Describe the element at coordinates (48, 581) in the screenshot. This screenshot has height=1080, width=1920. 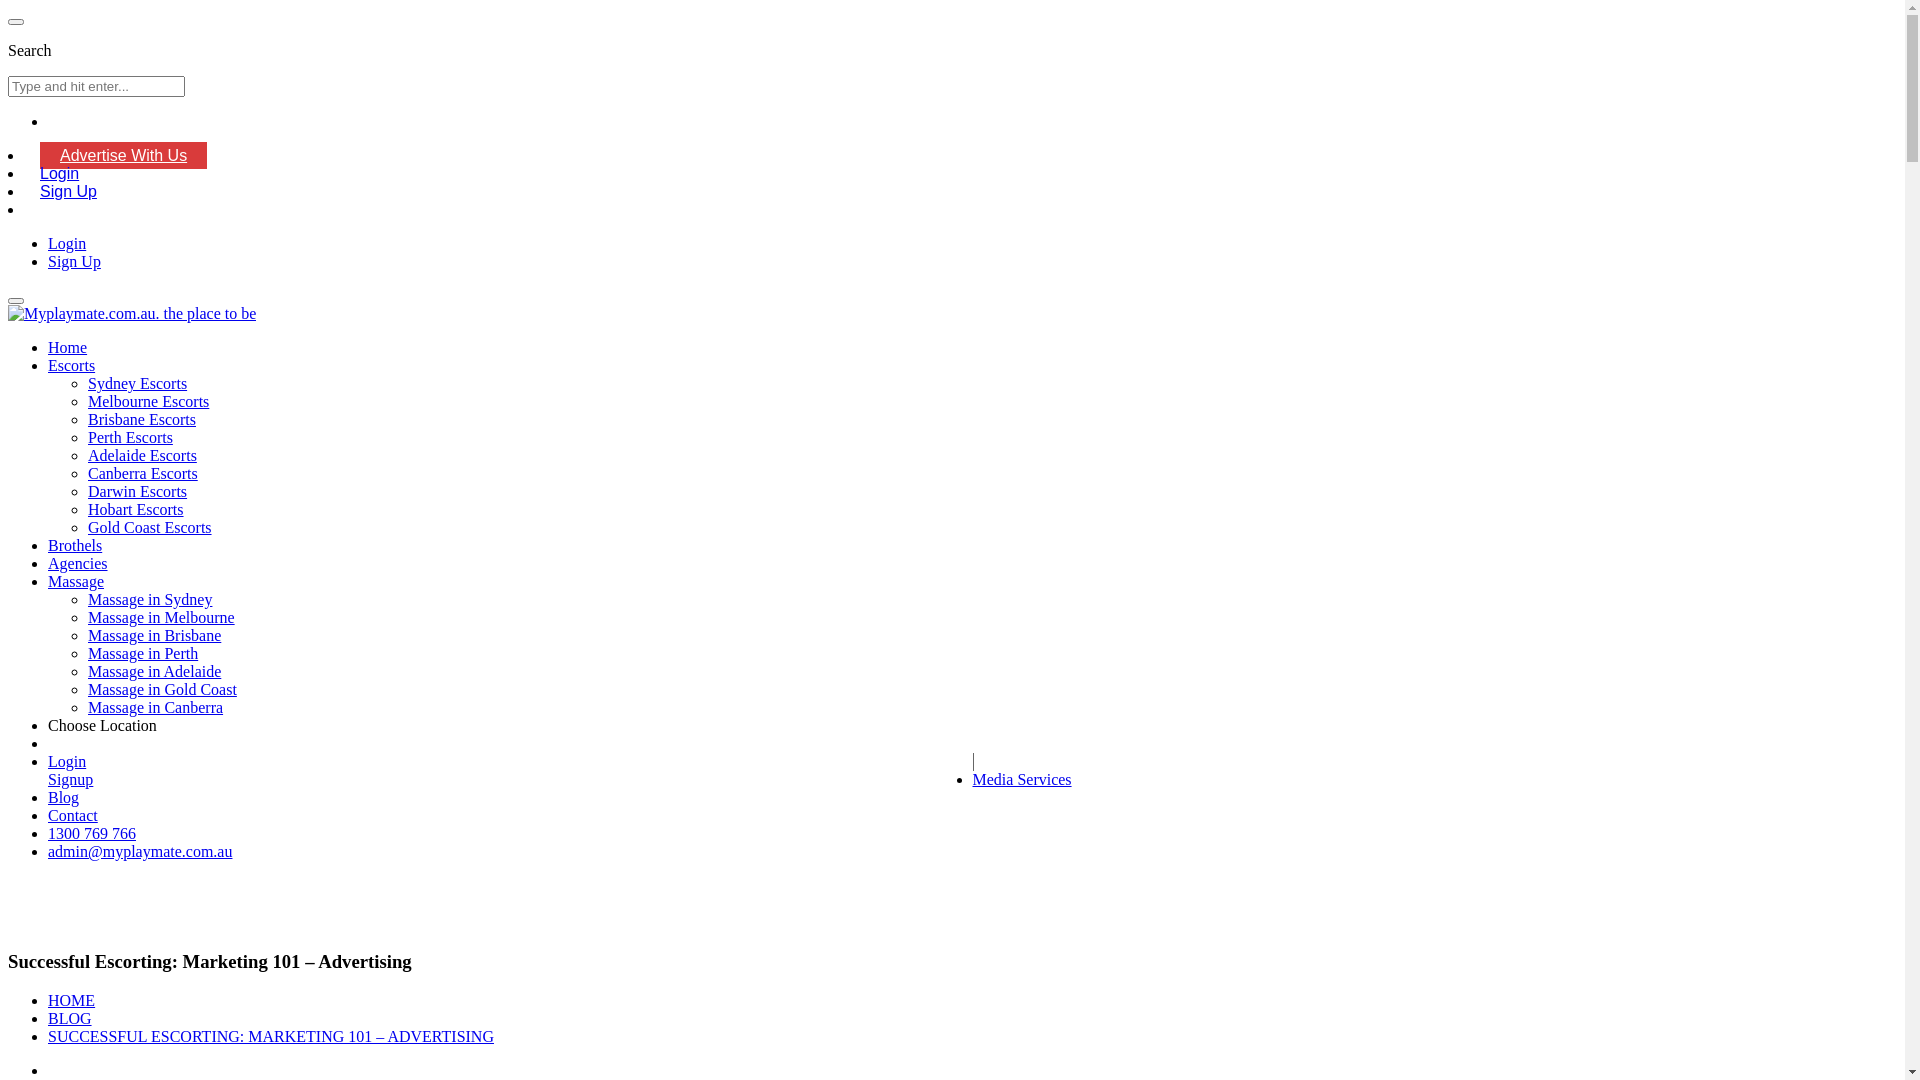
I see `'Massage'` at that location.